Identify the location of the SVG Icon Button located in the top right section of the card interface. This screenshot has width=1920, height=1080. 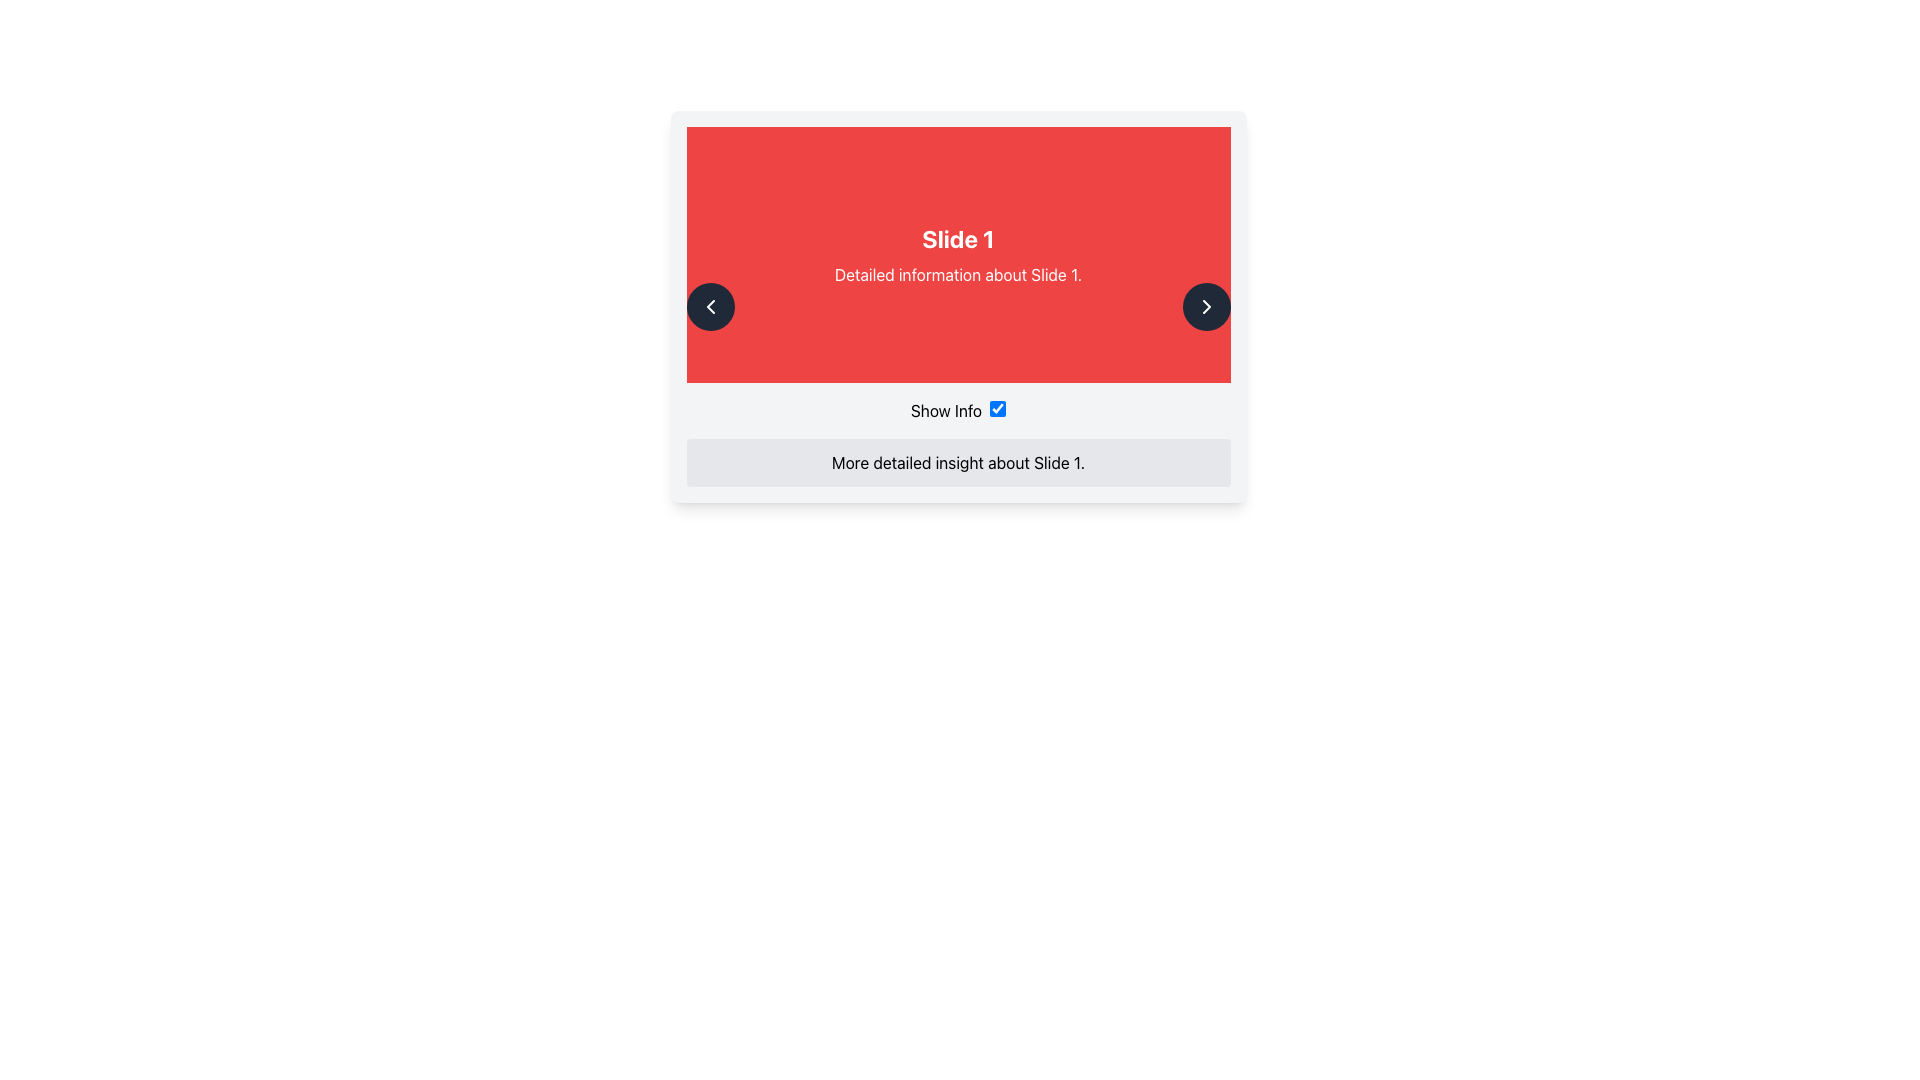
(1205, 307).